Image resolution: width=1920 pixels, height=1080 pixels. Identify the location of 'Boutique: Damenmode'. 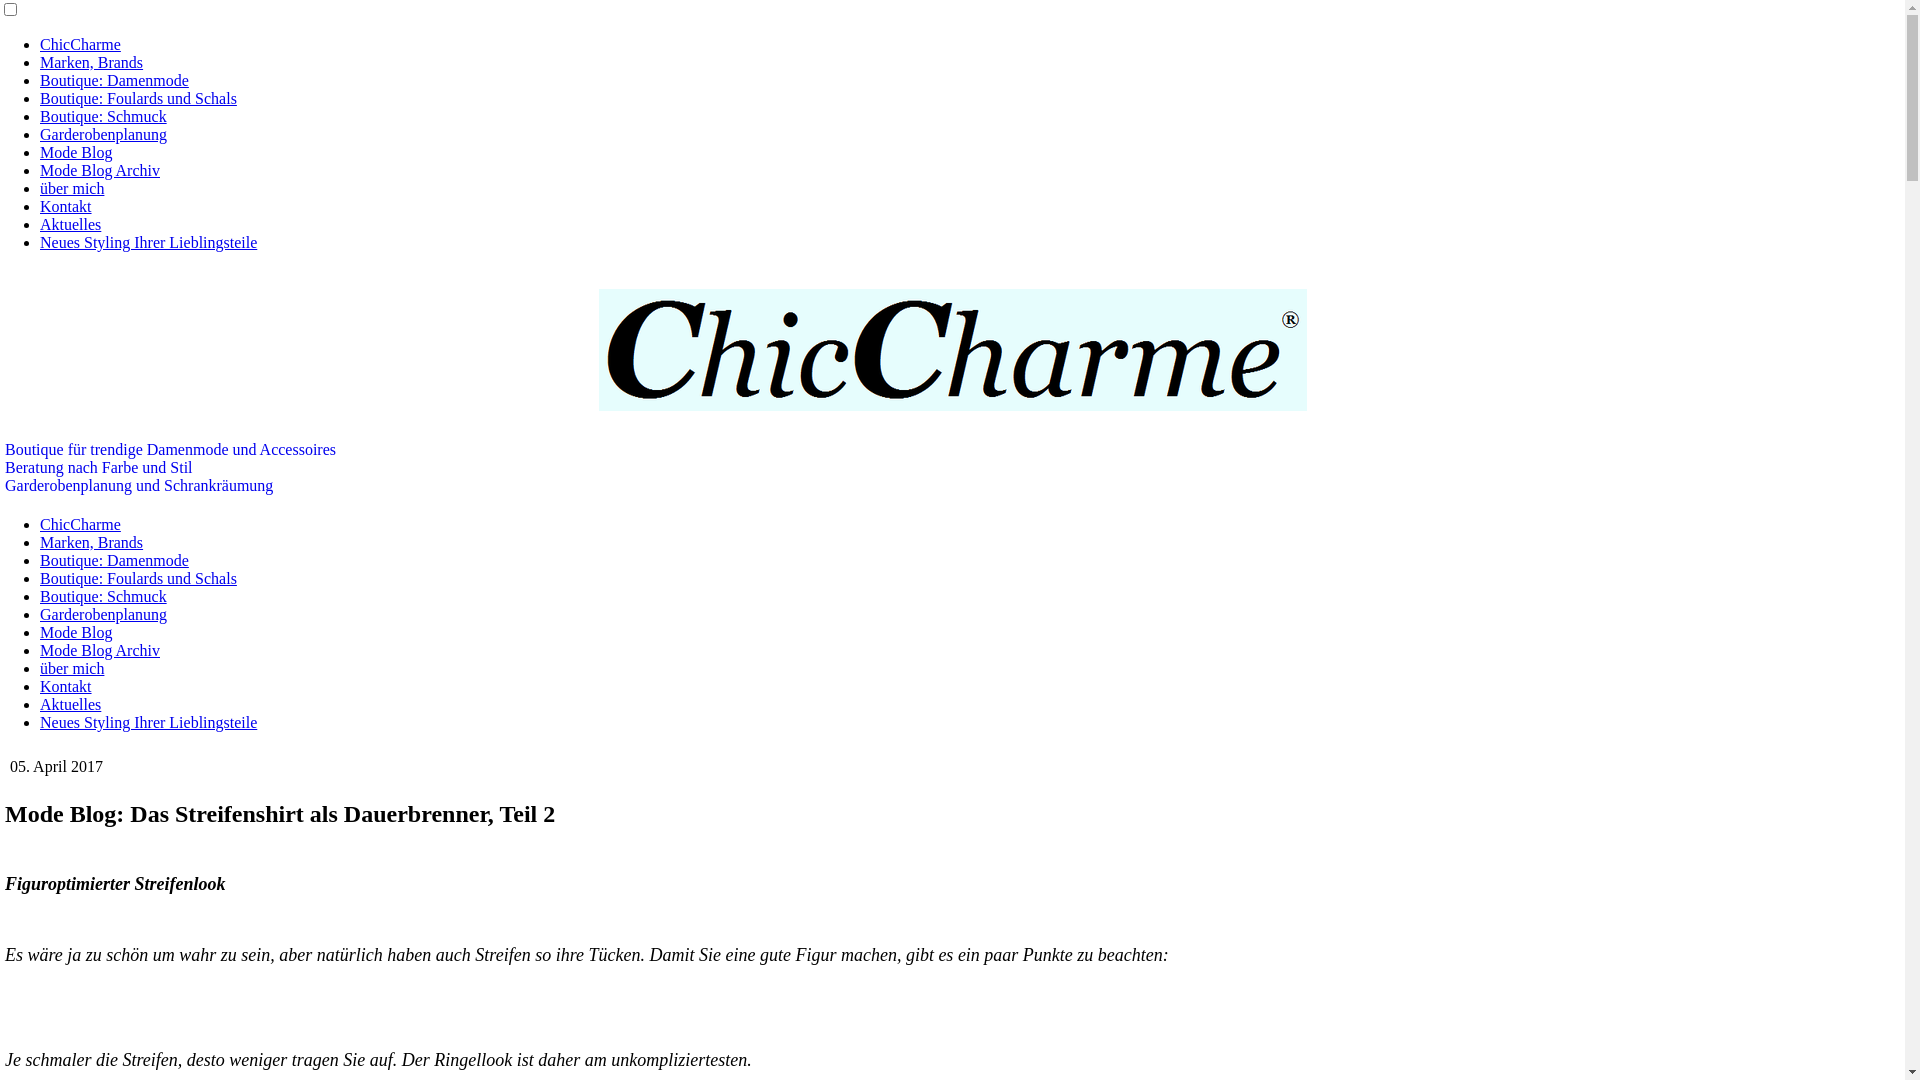
(113, 560).